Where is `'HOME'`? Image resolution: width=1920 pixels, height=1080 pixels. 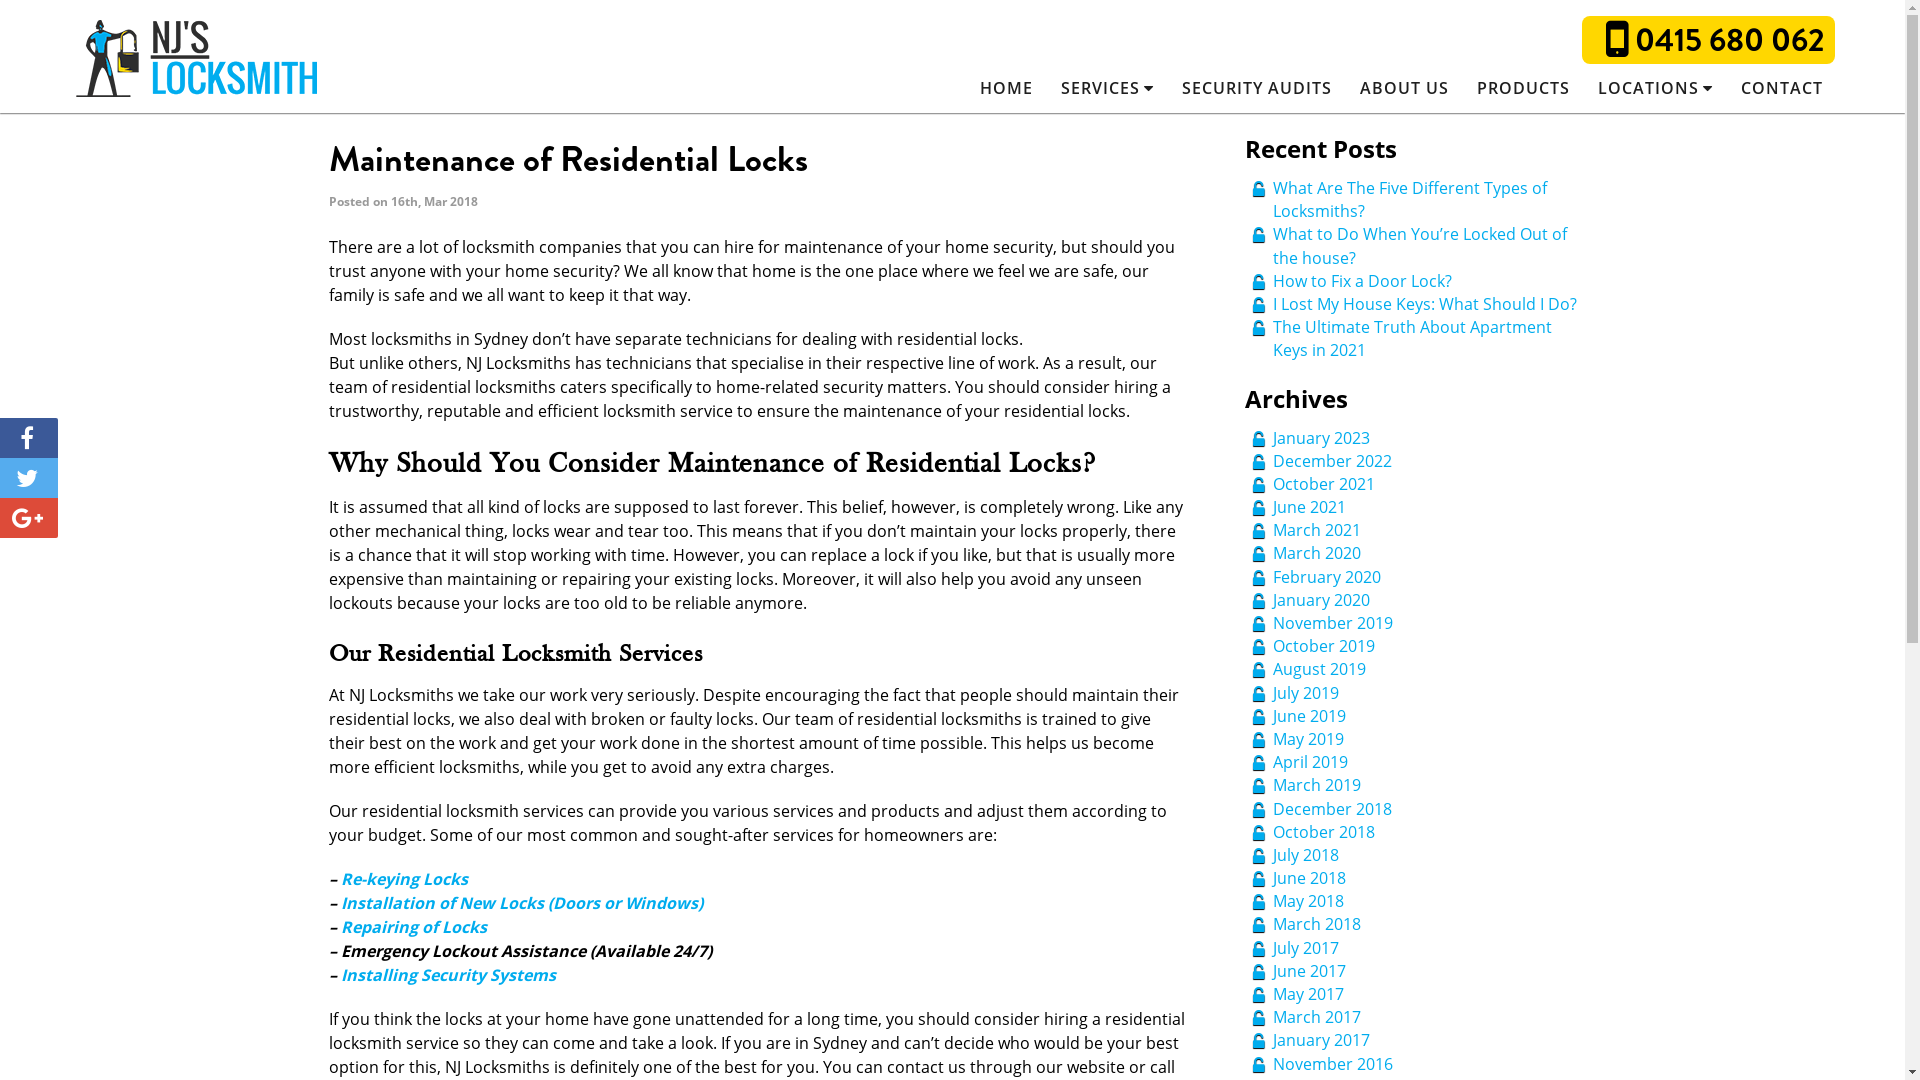 'HOME' is located at coordinates (1006, 87).